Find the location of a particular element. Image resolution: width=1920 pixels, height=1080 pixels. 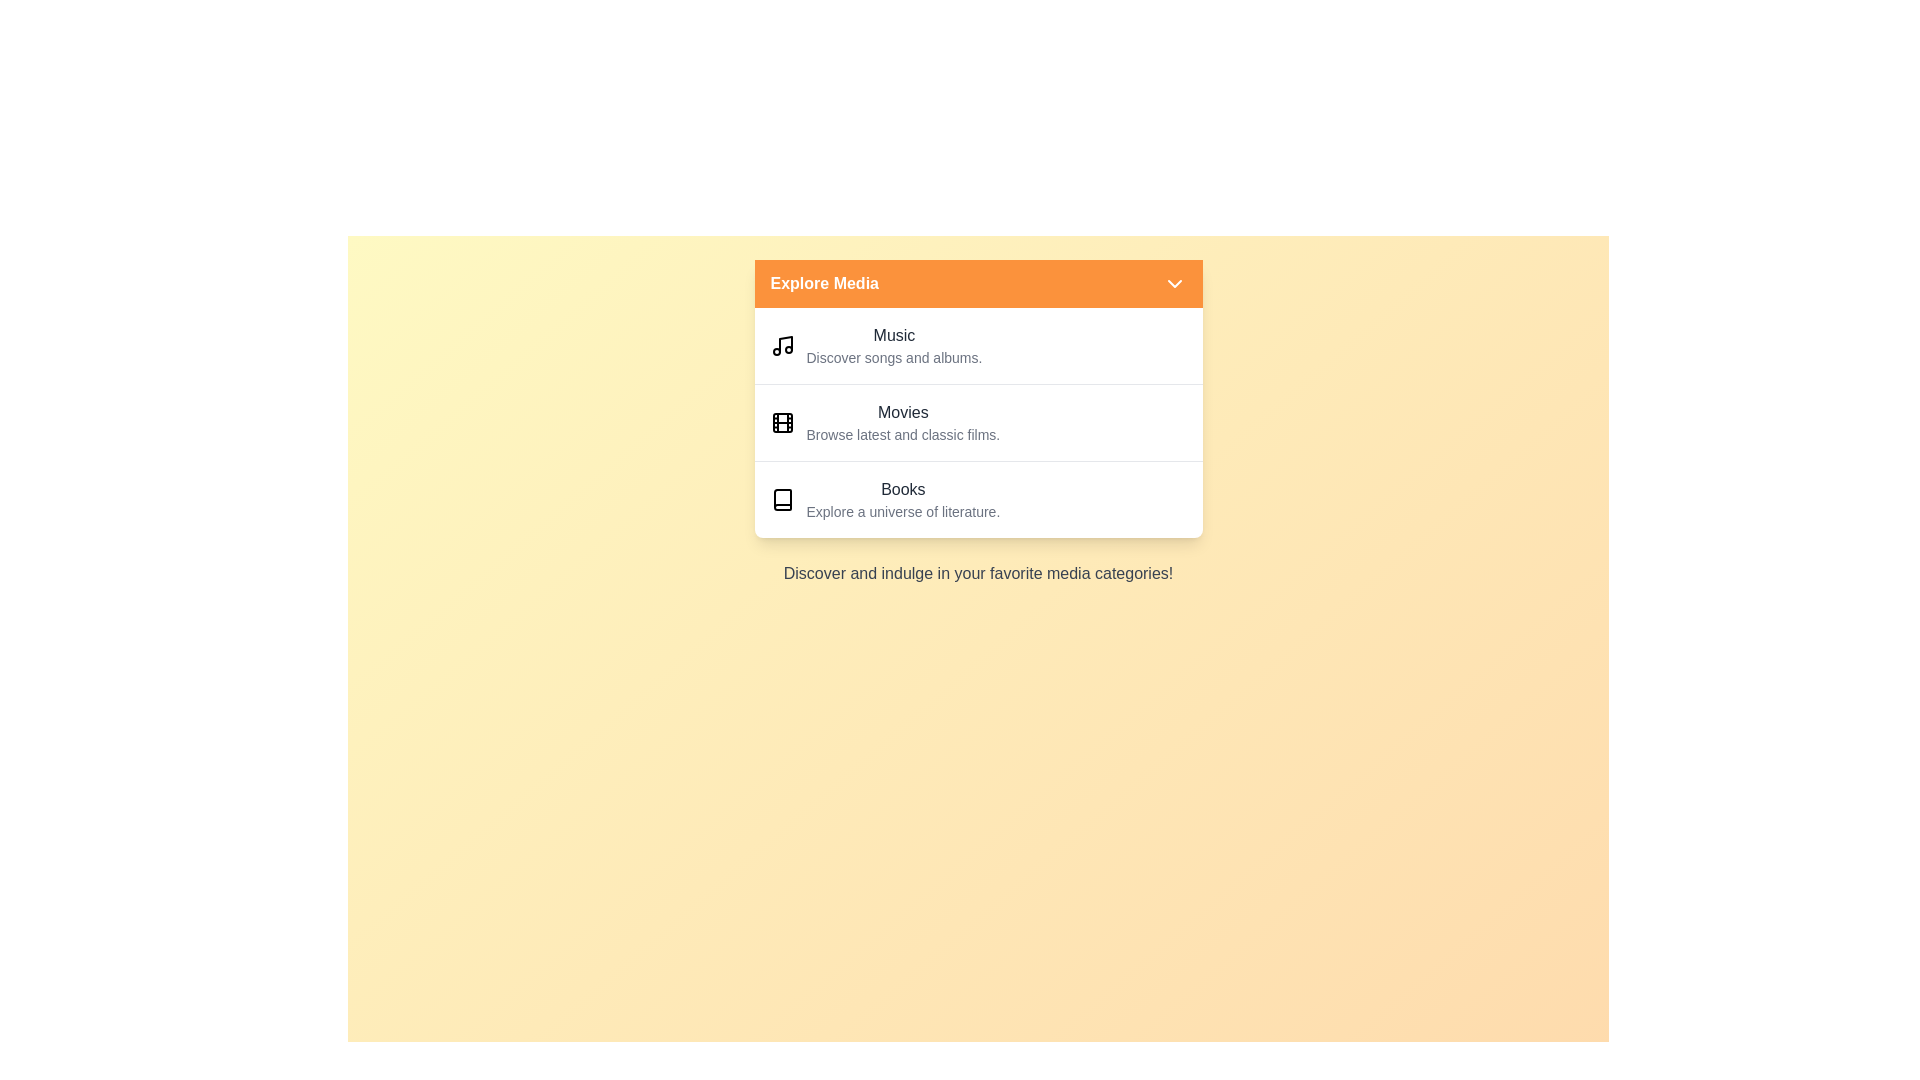

the media category Books by clicking on its corresponding list item is located at coordinates (978, 498).